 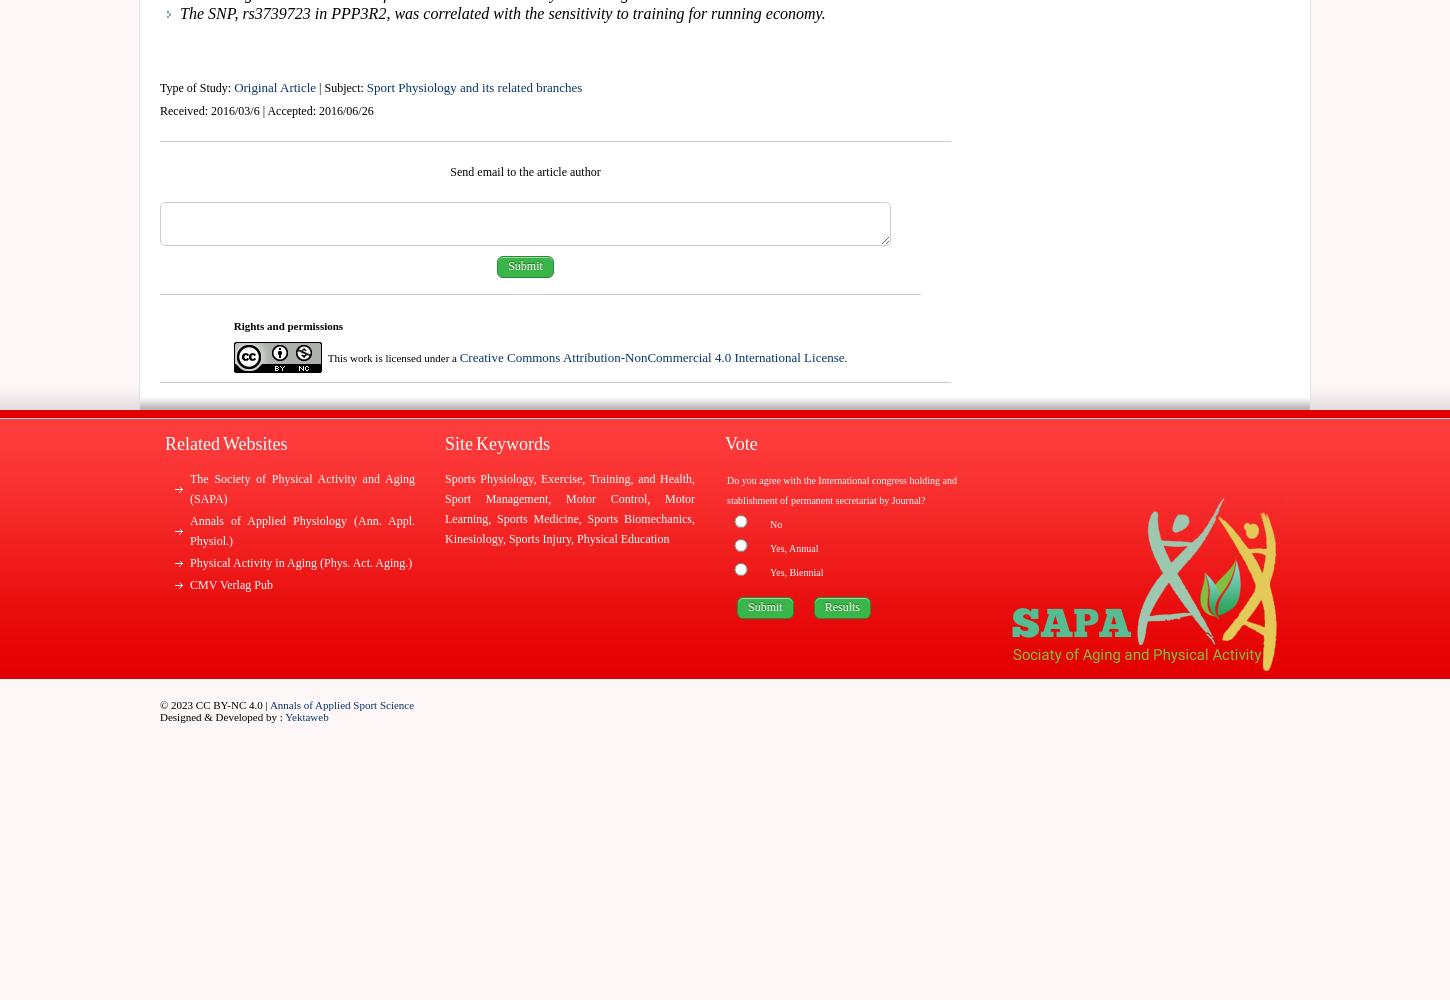 I want to click on 'Exercise, Training, and Health', so click(x=615, y=478).